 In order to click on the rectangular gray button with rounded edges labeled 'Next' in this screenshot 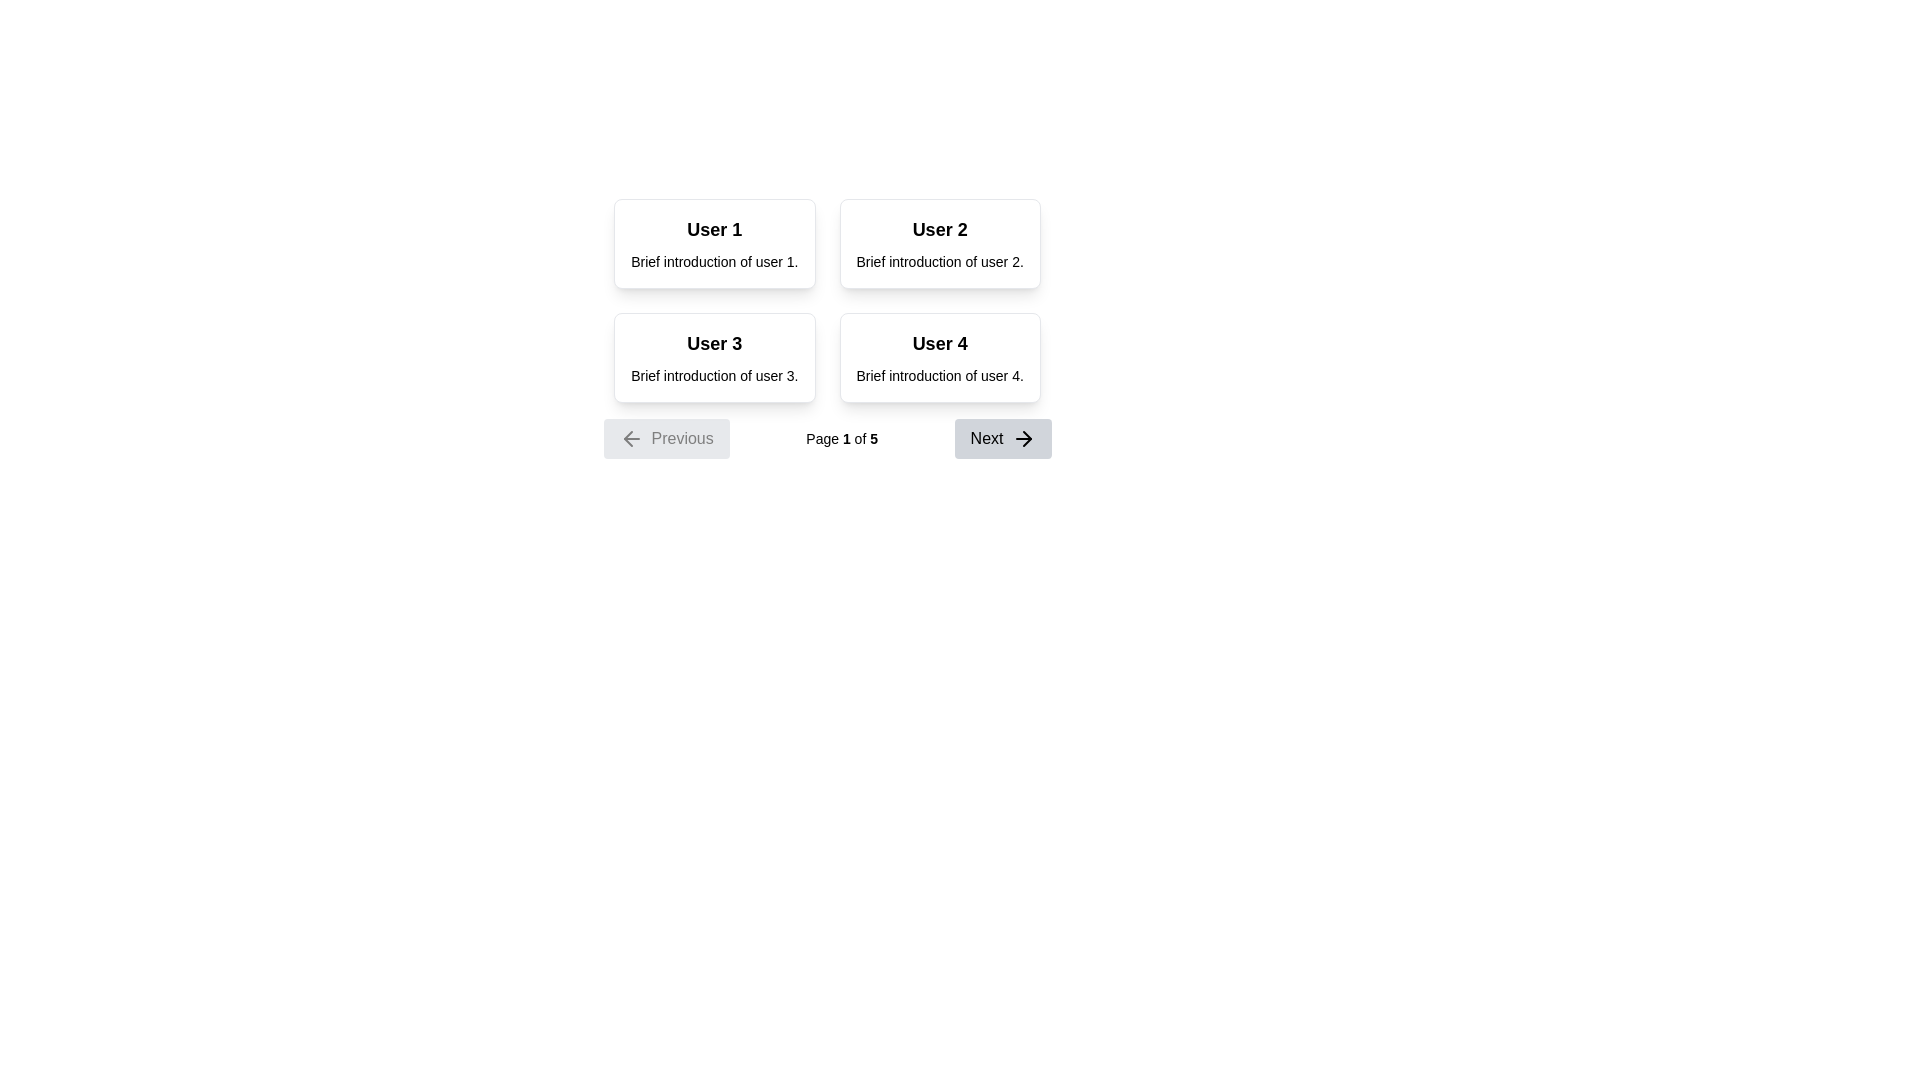, I will do `click(1003, 438)`.